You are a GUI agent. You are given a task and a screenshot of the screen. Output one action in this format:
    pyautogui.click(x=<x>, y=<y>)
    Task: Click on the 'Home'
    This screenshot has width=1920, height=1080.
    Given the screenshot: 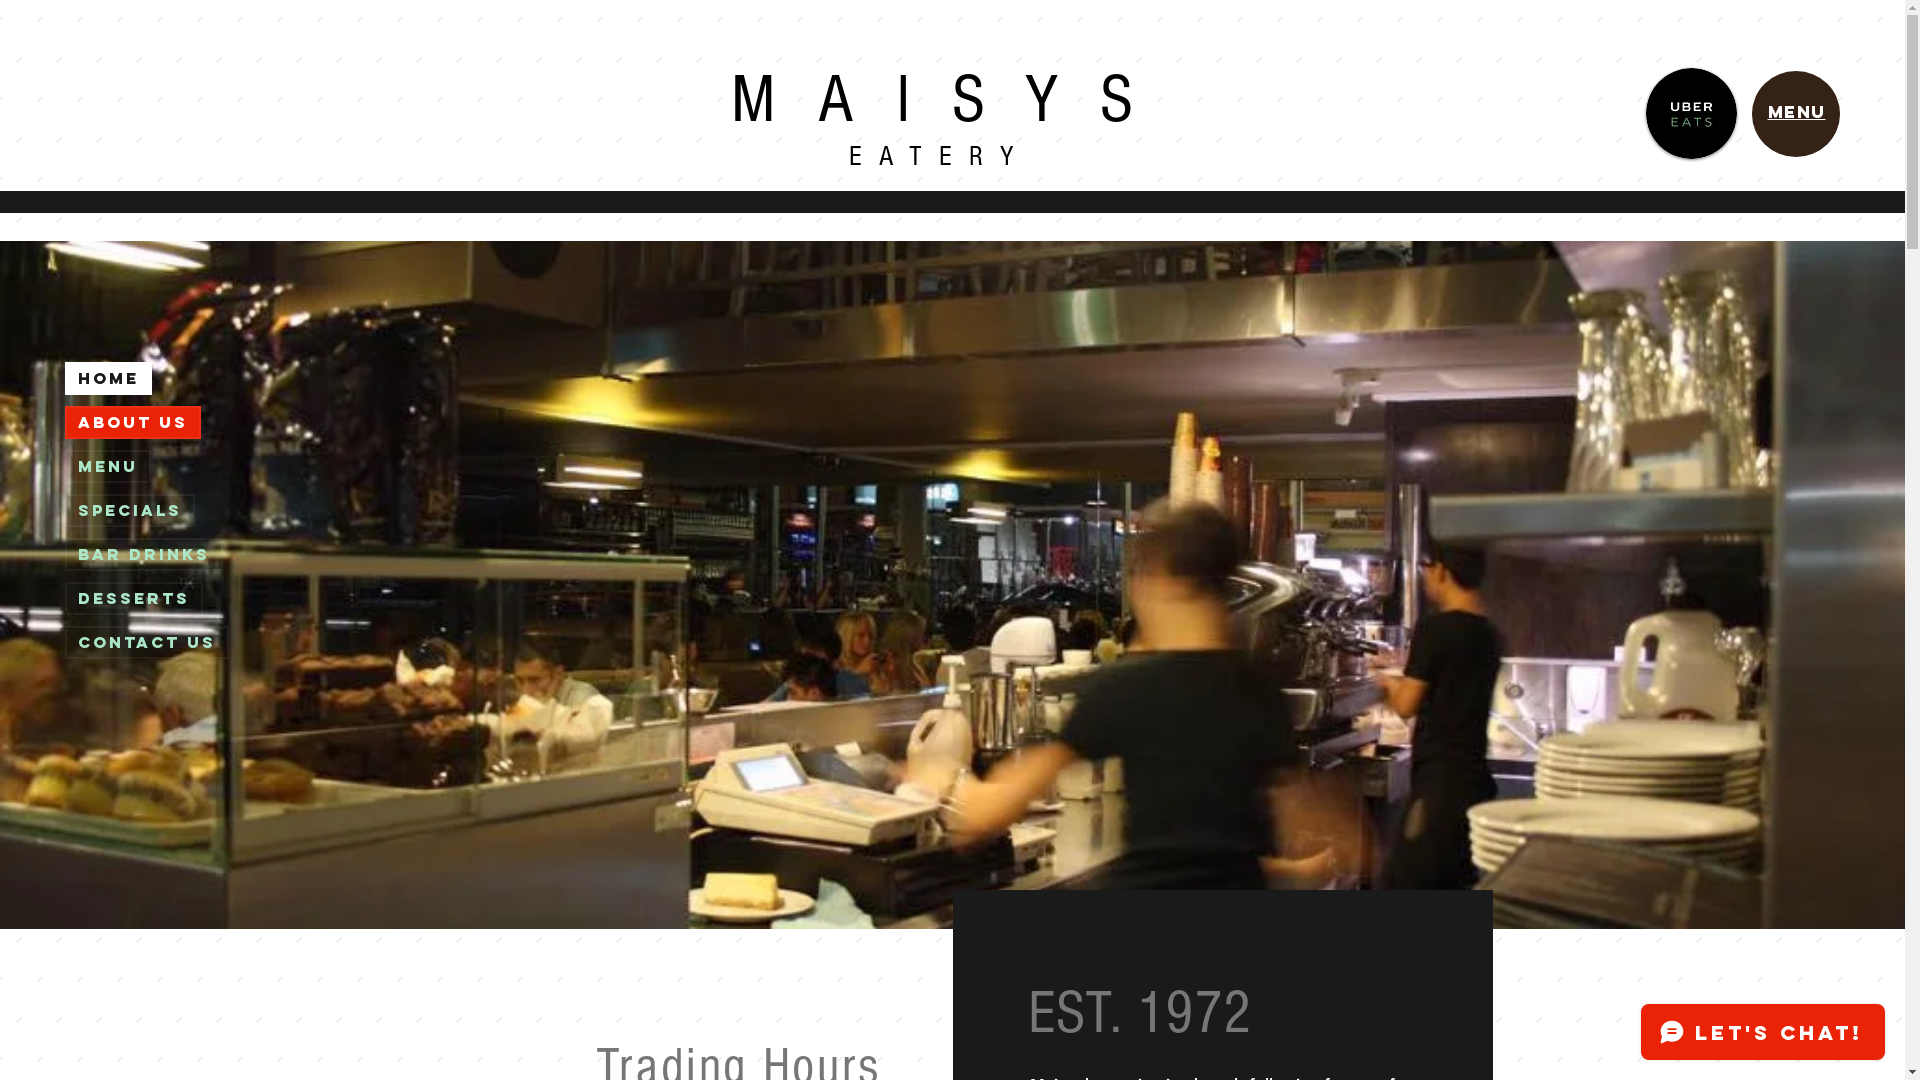 What is the action you would take?
    pyautogui.click(x=107, y=378)
    